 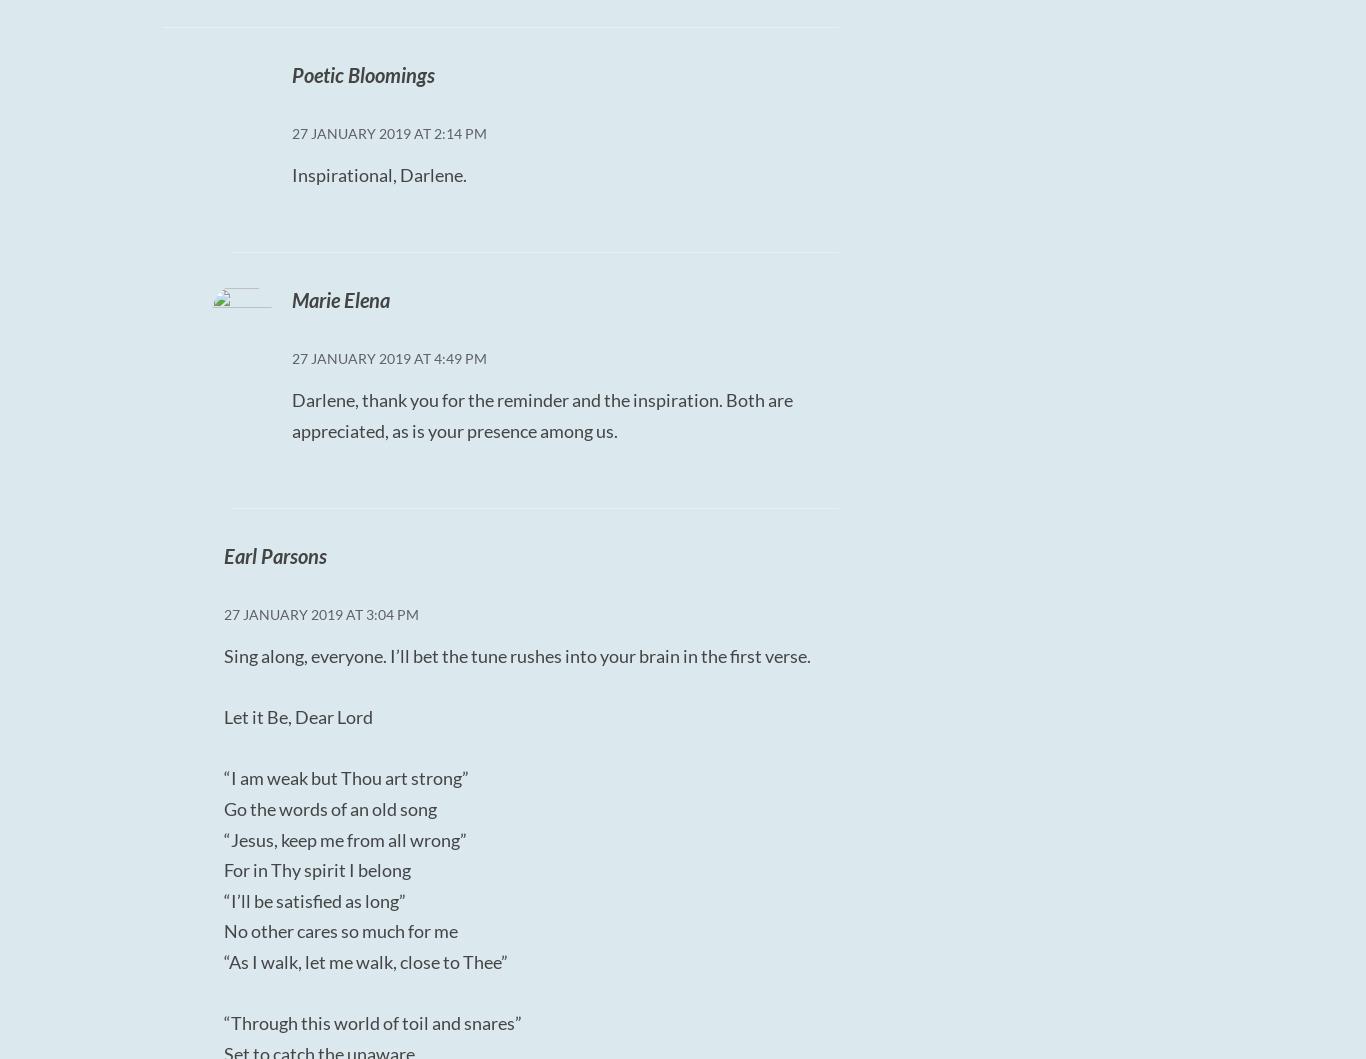 I want to click on 'Let it Be, Dear Lord', so click(x=298, y=717).